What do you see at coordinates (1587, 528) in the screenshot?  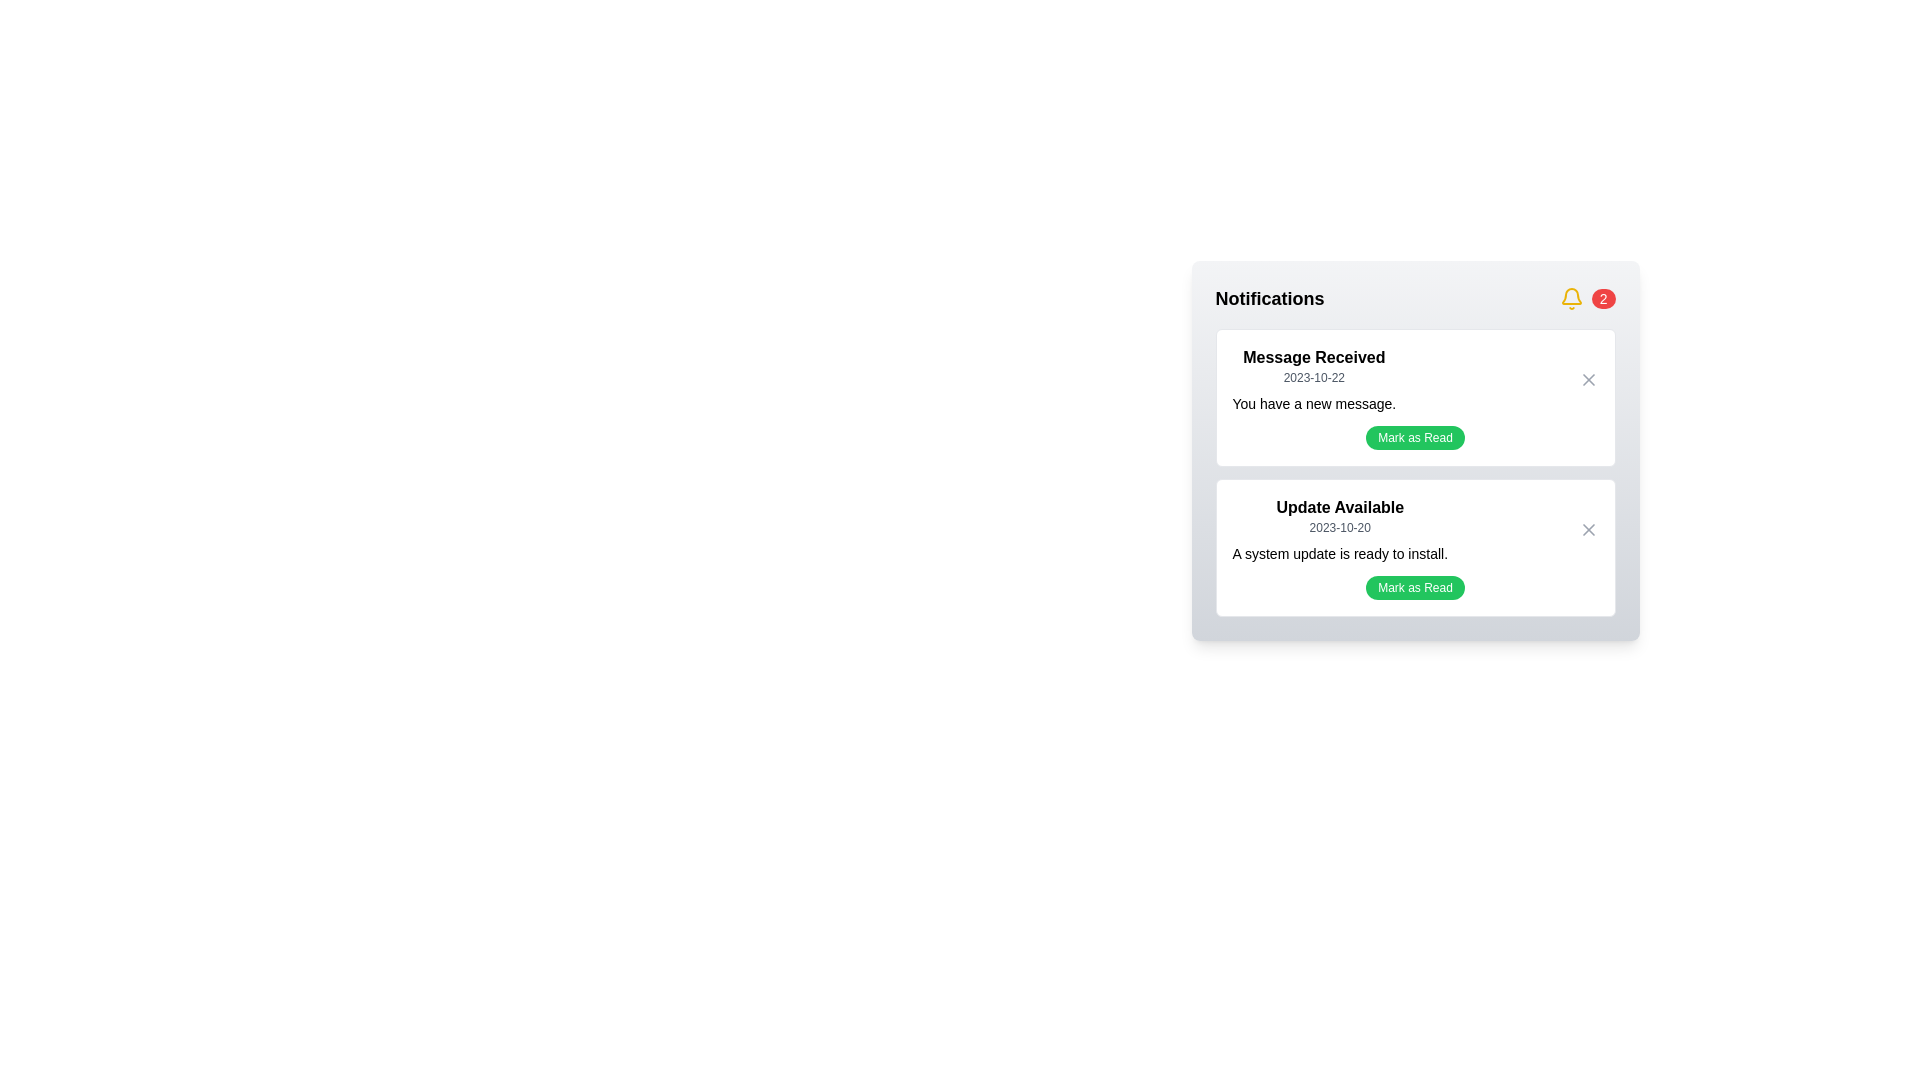 I see `the close button SVG icon located at the top-right corner of the second notification card` at bounding box center [1587, 528].